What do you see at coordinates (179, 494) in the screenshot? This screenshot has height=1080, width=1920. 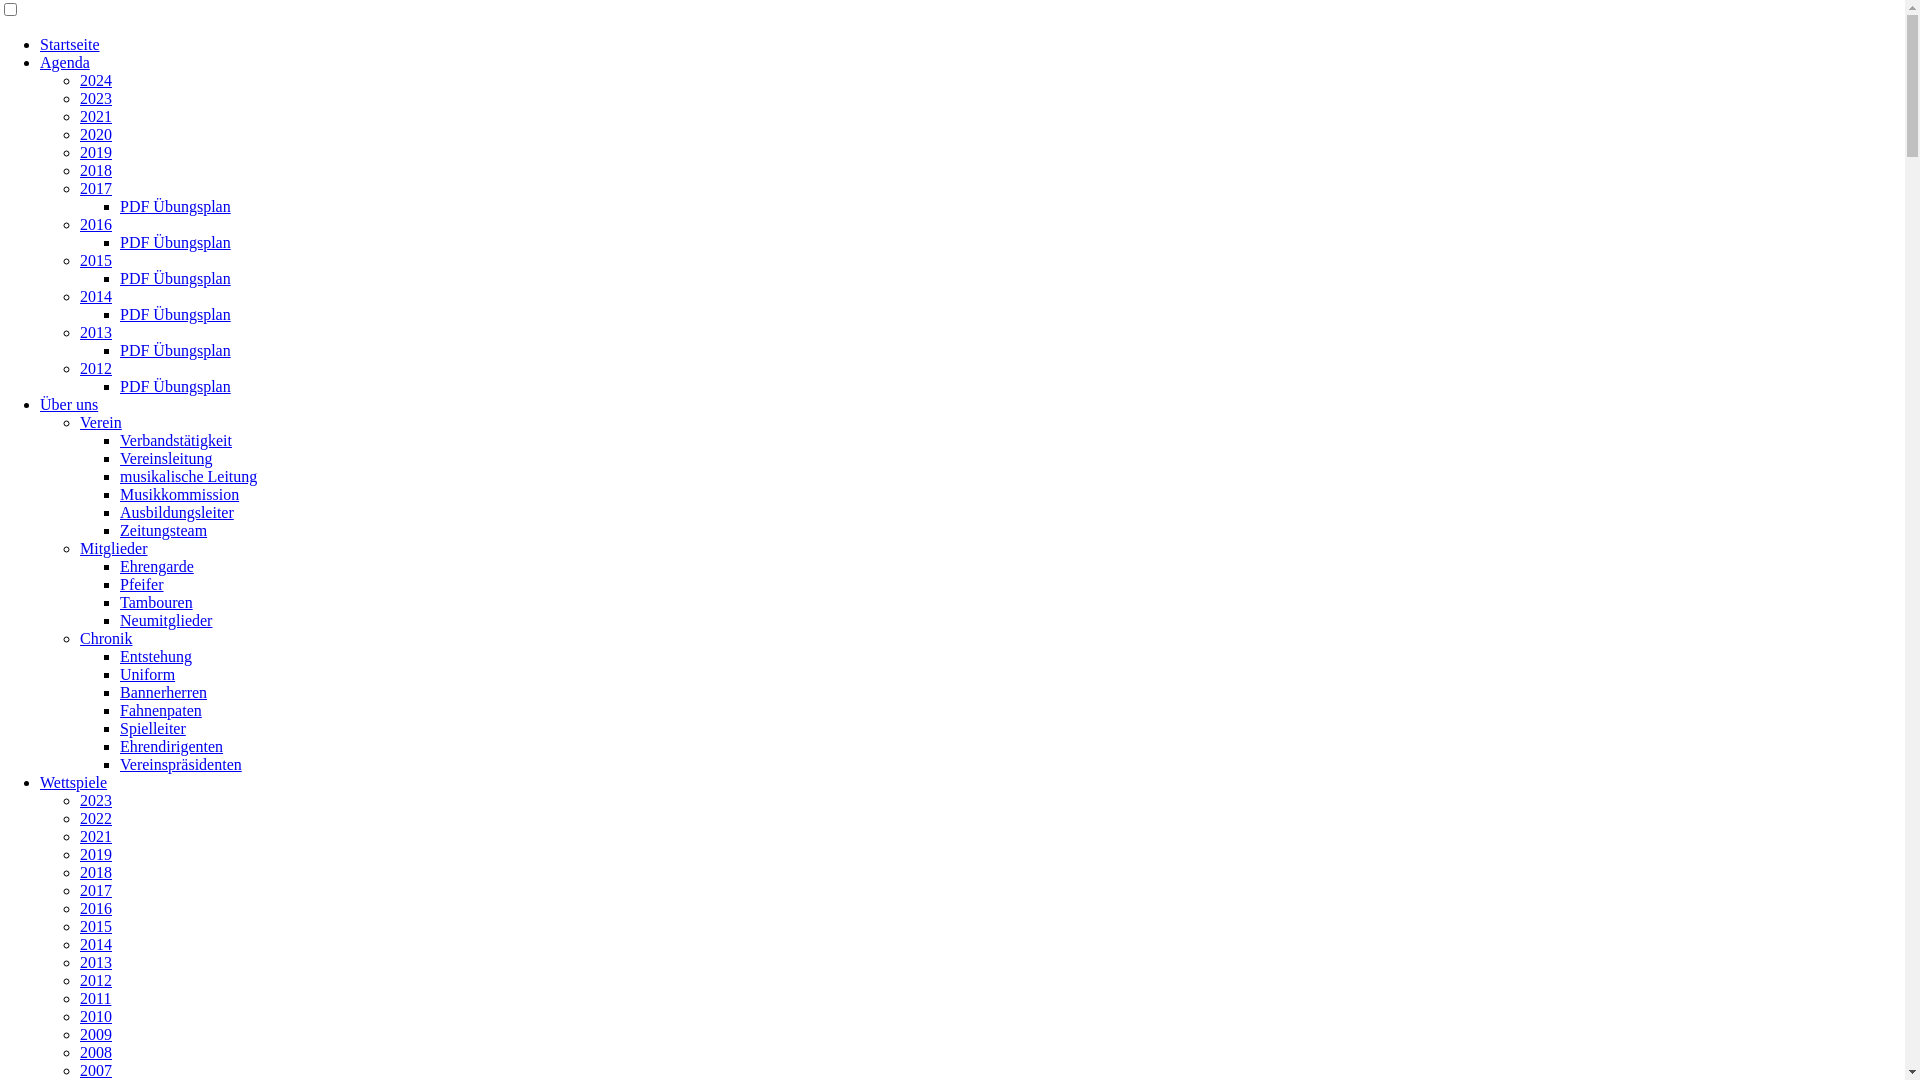 I see `'Musikkommission'` at bounding box center [179, 494].